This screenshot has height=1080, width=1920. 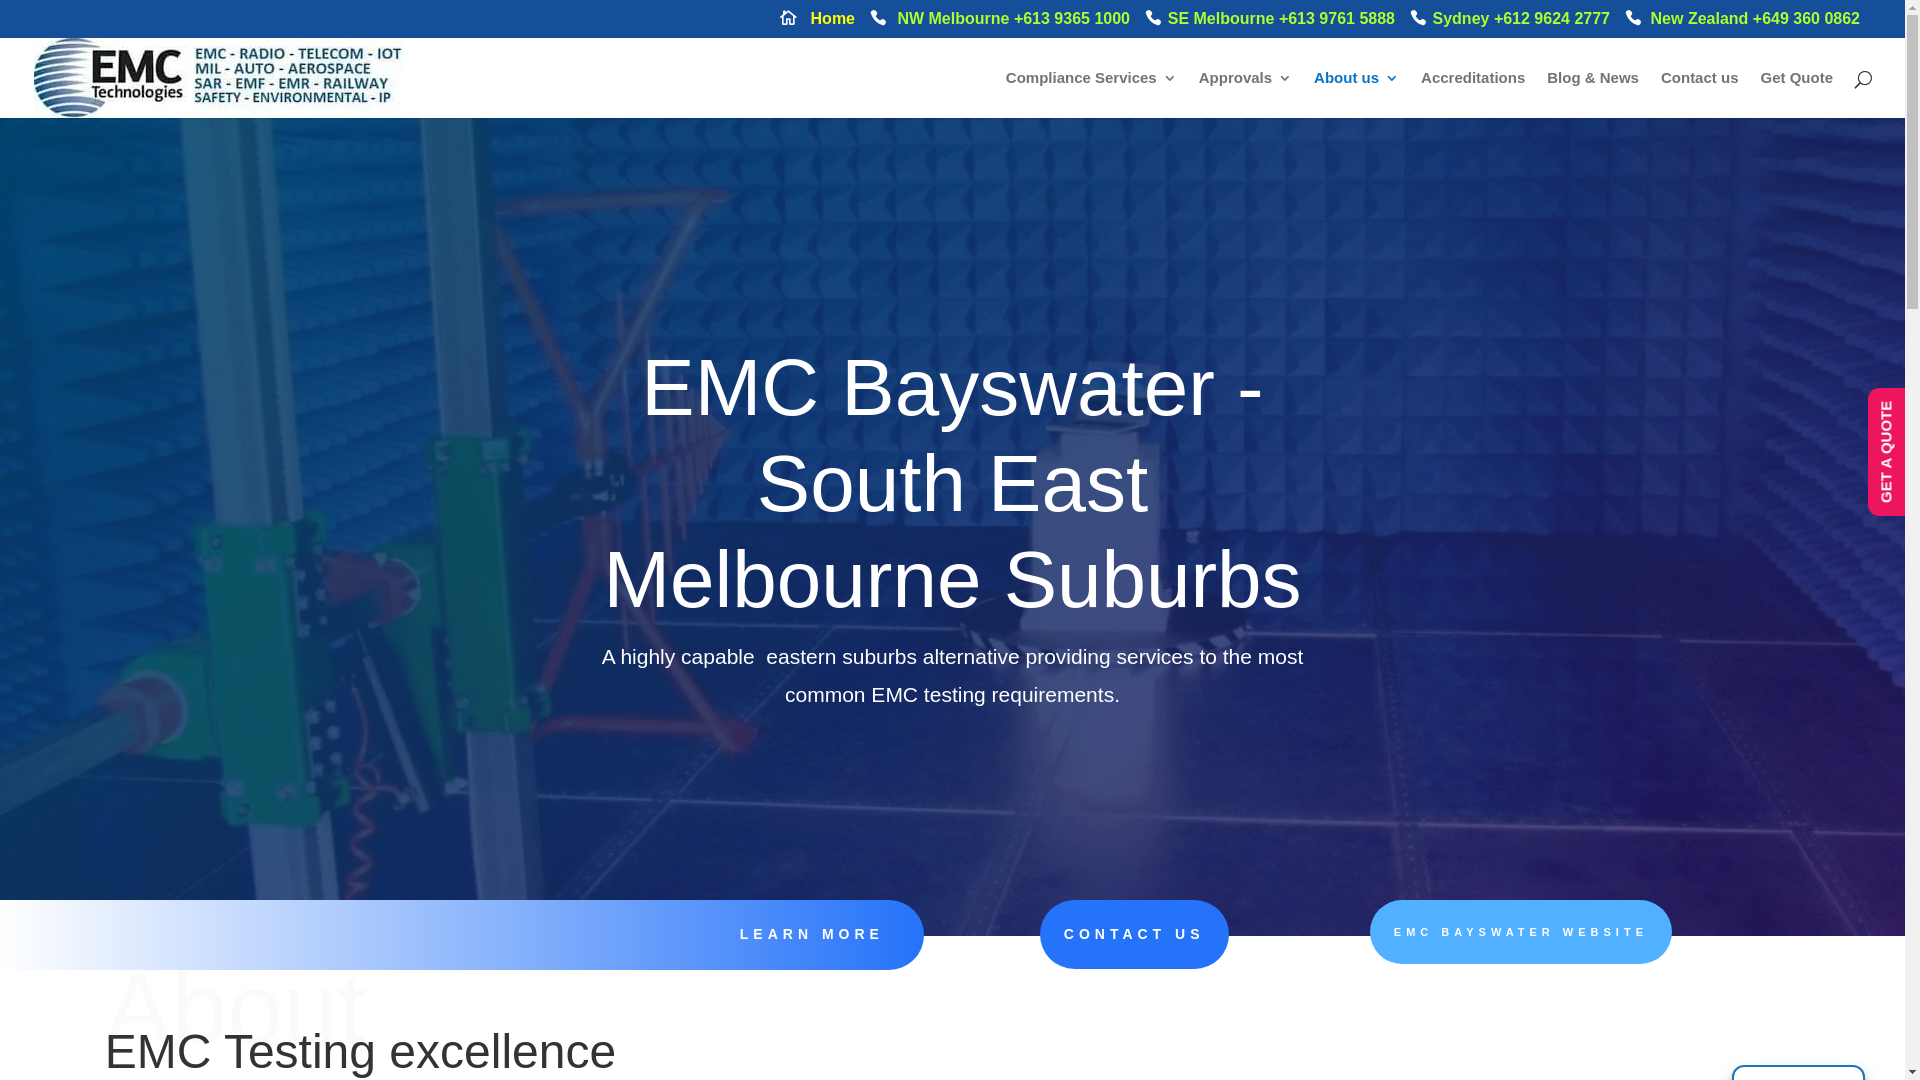 I want to click on 'Accreditations', so click(x=1473, y=94).